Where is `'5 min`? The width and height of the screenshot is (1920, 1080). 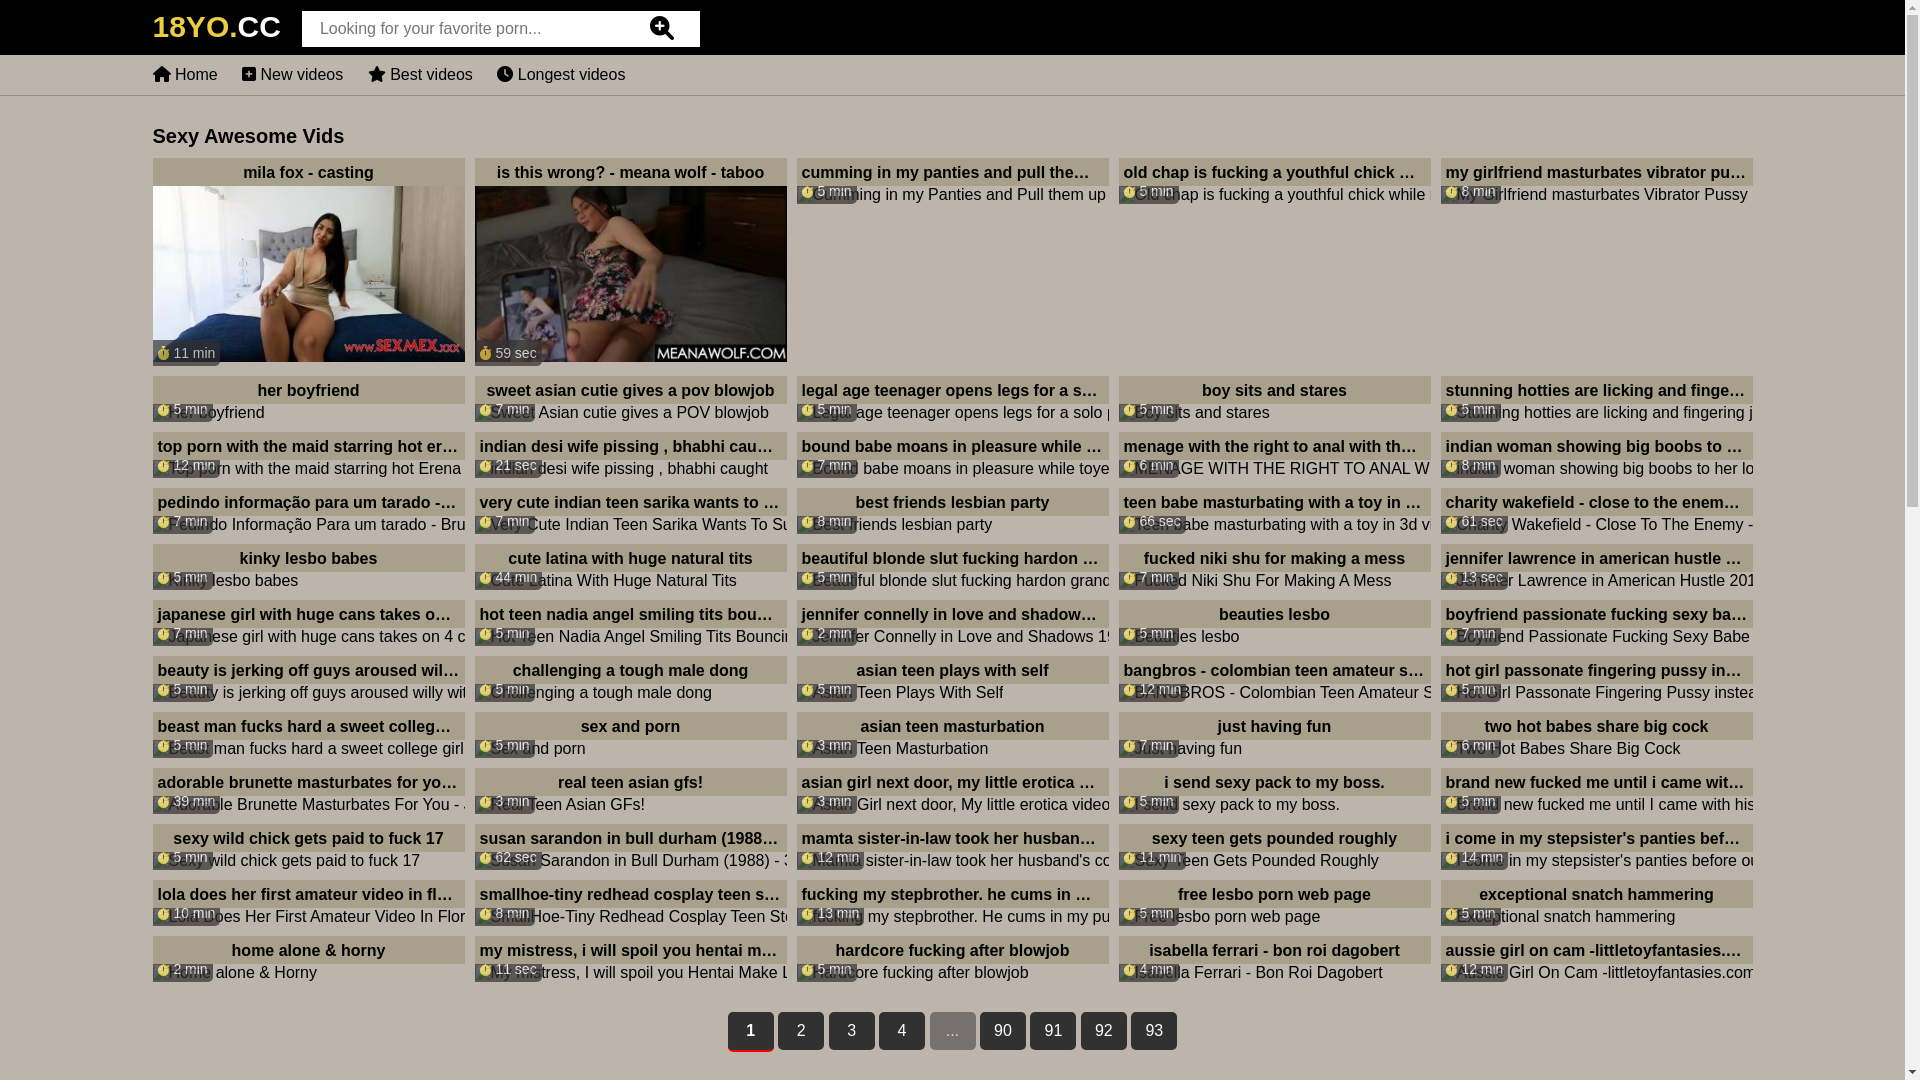 '5 min is located at coordinates (628, 735).